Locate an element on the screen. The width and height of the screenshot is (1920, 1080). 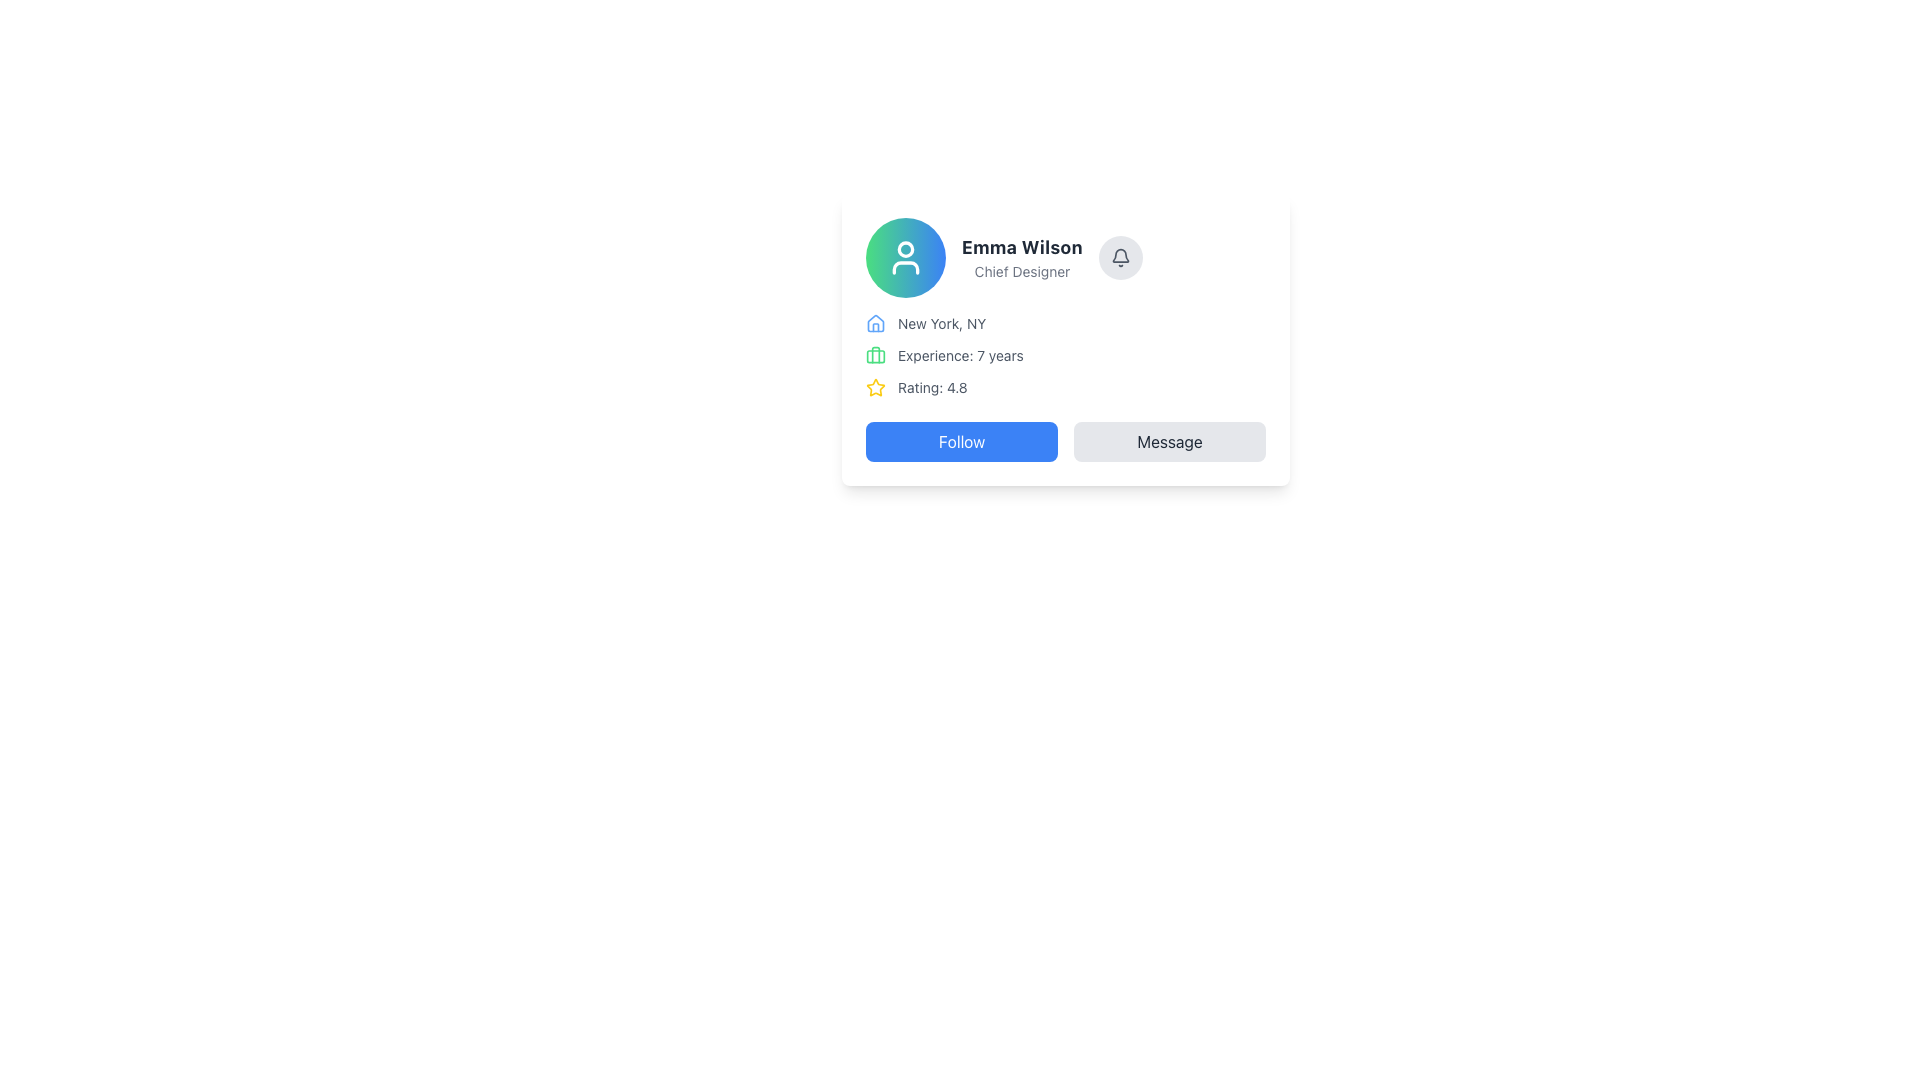
the 'Experience' icon located to the left of the text 'Experience: 7 years' in the profile section card layout is located at coordinates (875, 354).